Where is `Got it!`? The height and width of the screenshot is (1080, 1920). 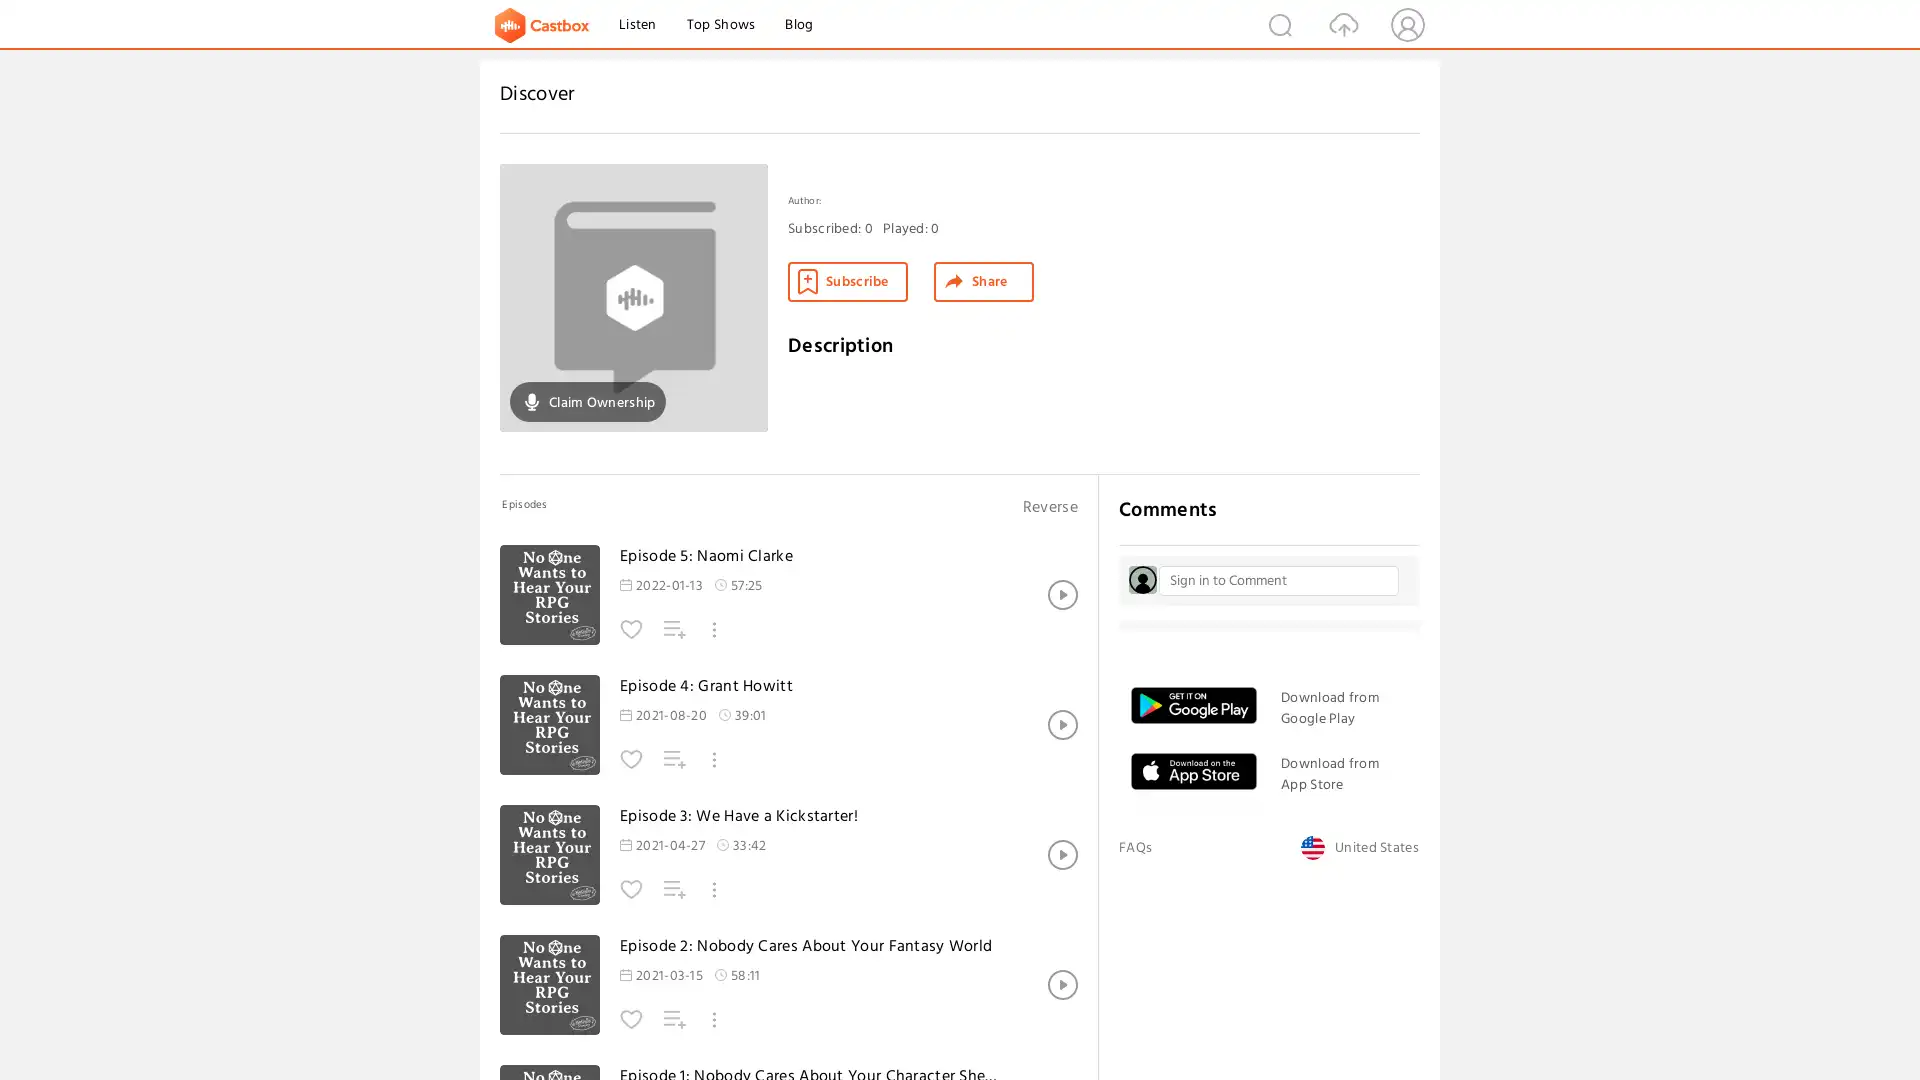 Got it! is located at coordinates (1829, 1026).